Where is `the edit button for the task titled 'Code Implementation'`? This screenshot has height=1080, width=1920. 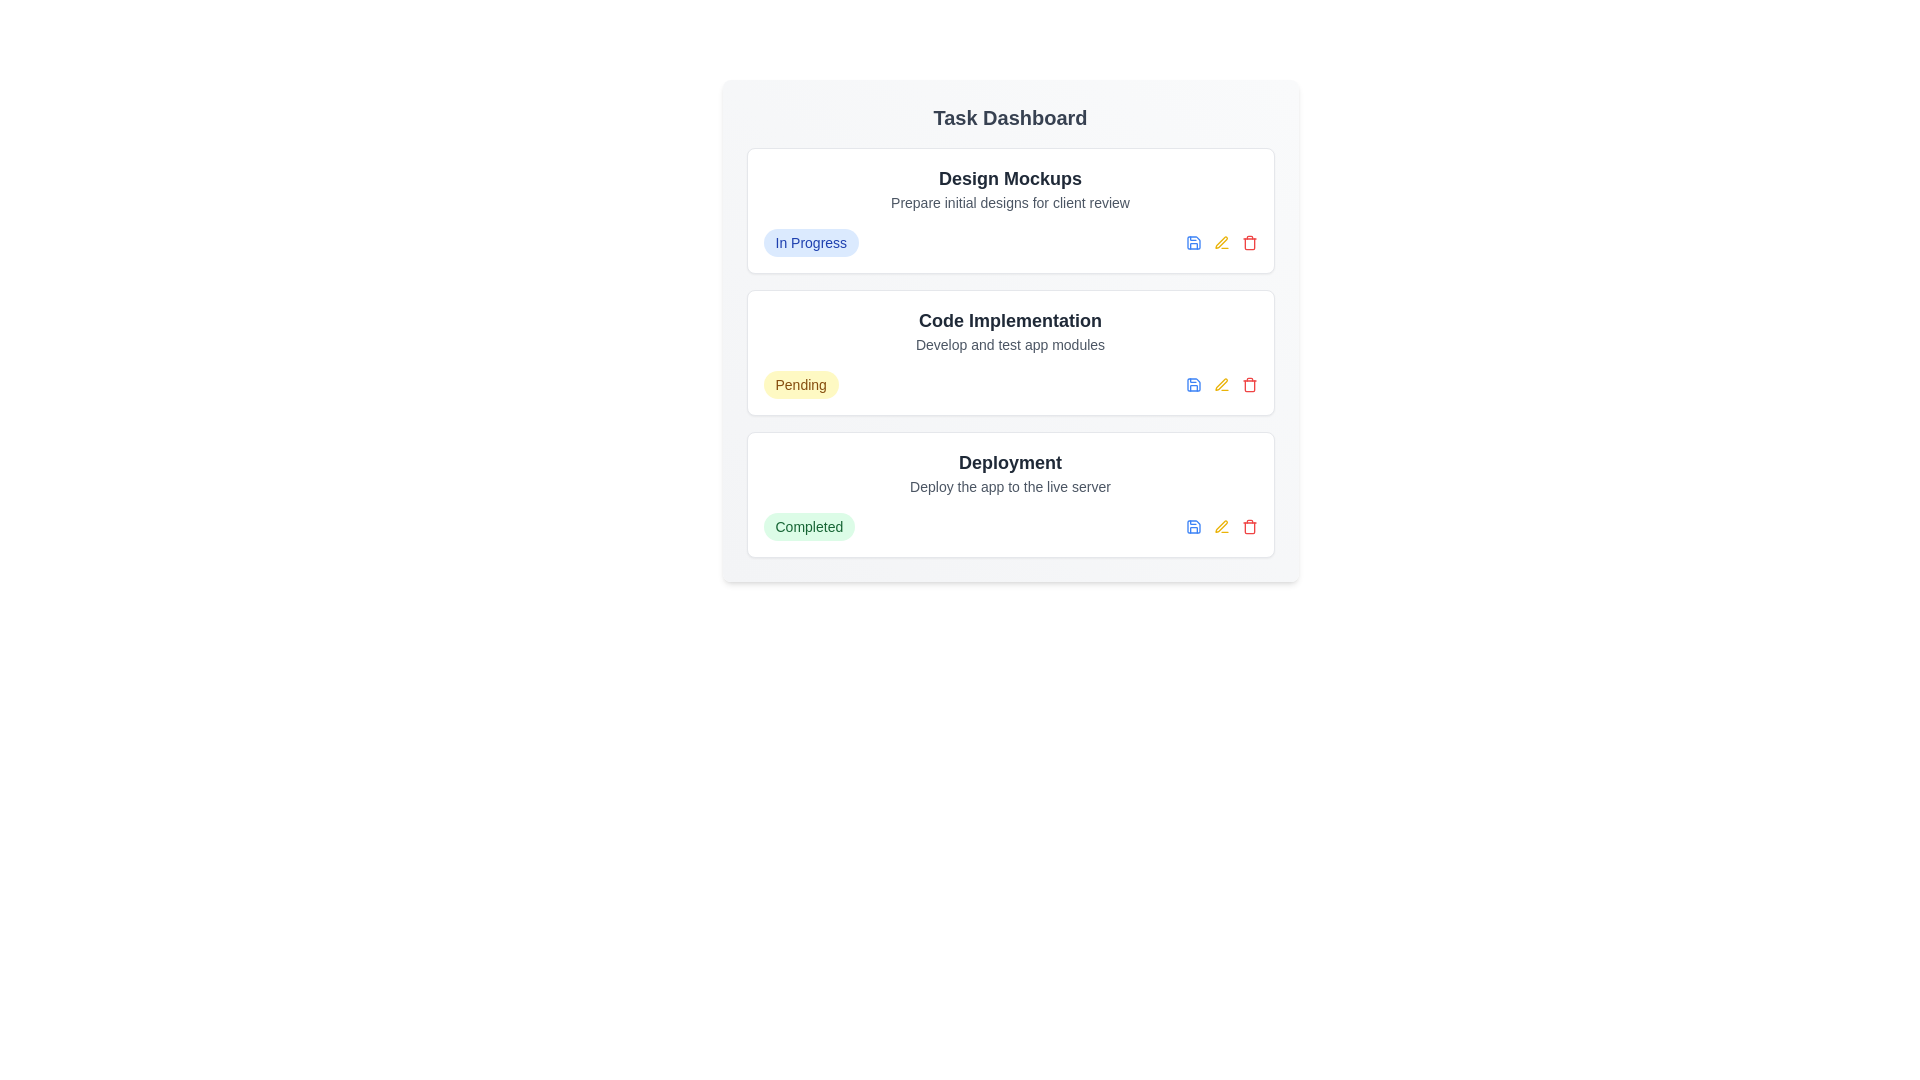 the edit button for the task titled 'Code Implementation' is located at coordinates (1220, 385).